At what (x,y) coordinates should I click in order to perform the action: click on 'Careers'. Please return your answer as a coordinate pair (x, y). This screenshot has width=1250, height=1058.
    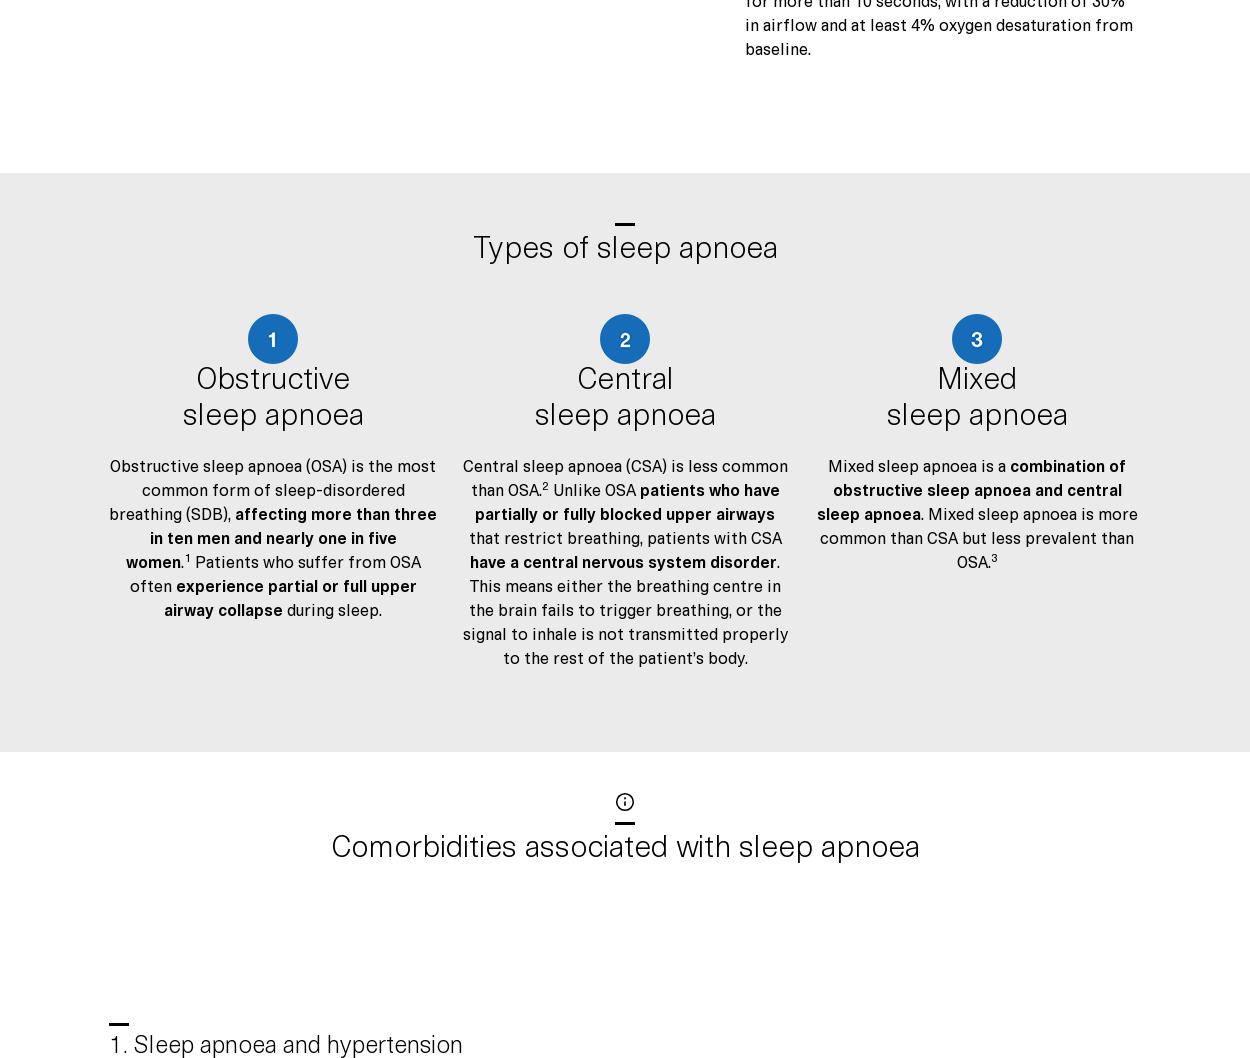
    Looking at the image, I should click on (134, 541).